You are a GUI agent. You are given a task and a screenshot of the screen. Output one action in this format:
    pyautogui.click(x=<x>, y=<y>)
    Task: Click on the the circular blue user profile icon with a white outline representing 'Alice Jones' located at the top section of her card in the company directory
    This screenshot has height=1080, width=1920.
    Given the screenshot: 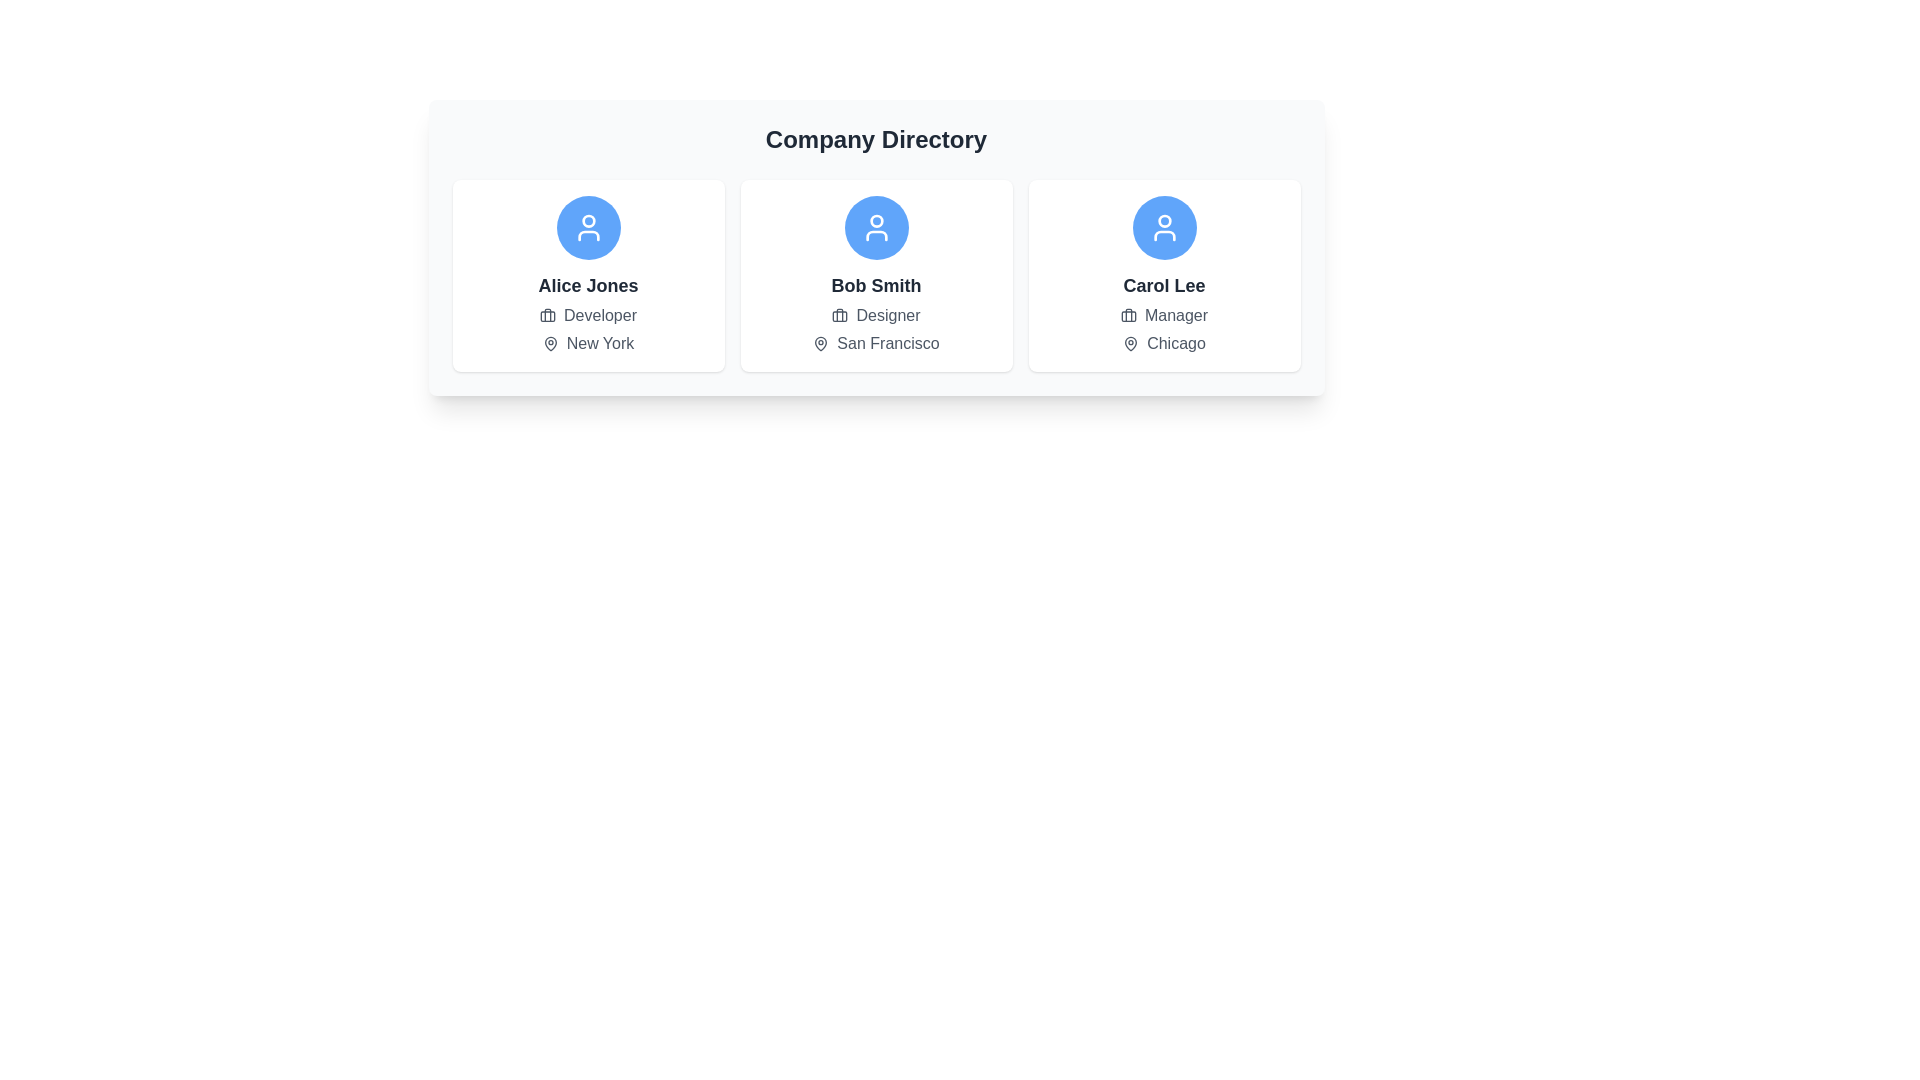 What is the action you would take?
    pyautogui.click(x=587, y=226)
    